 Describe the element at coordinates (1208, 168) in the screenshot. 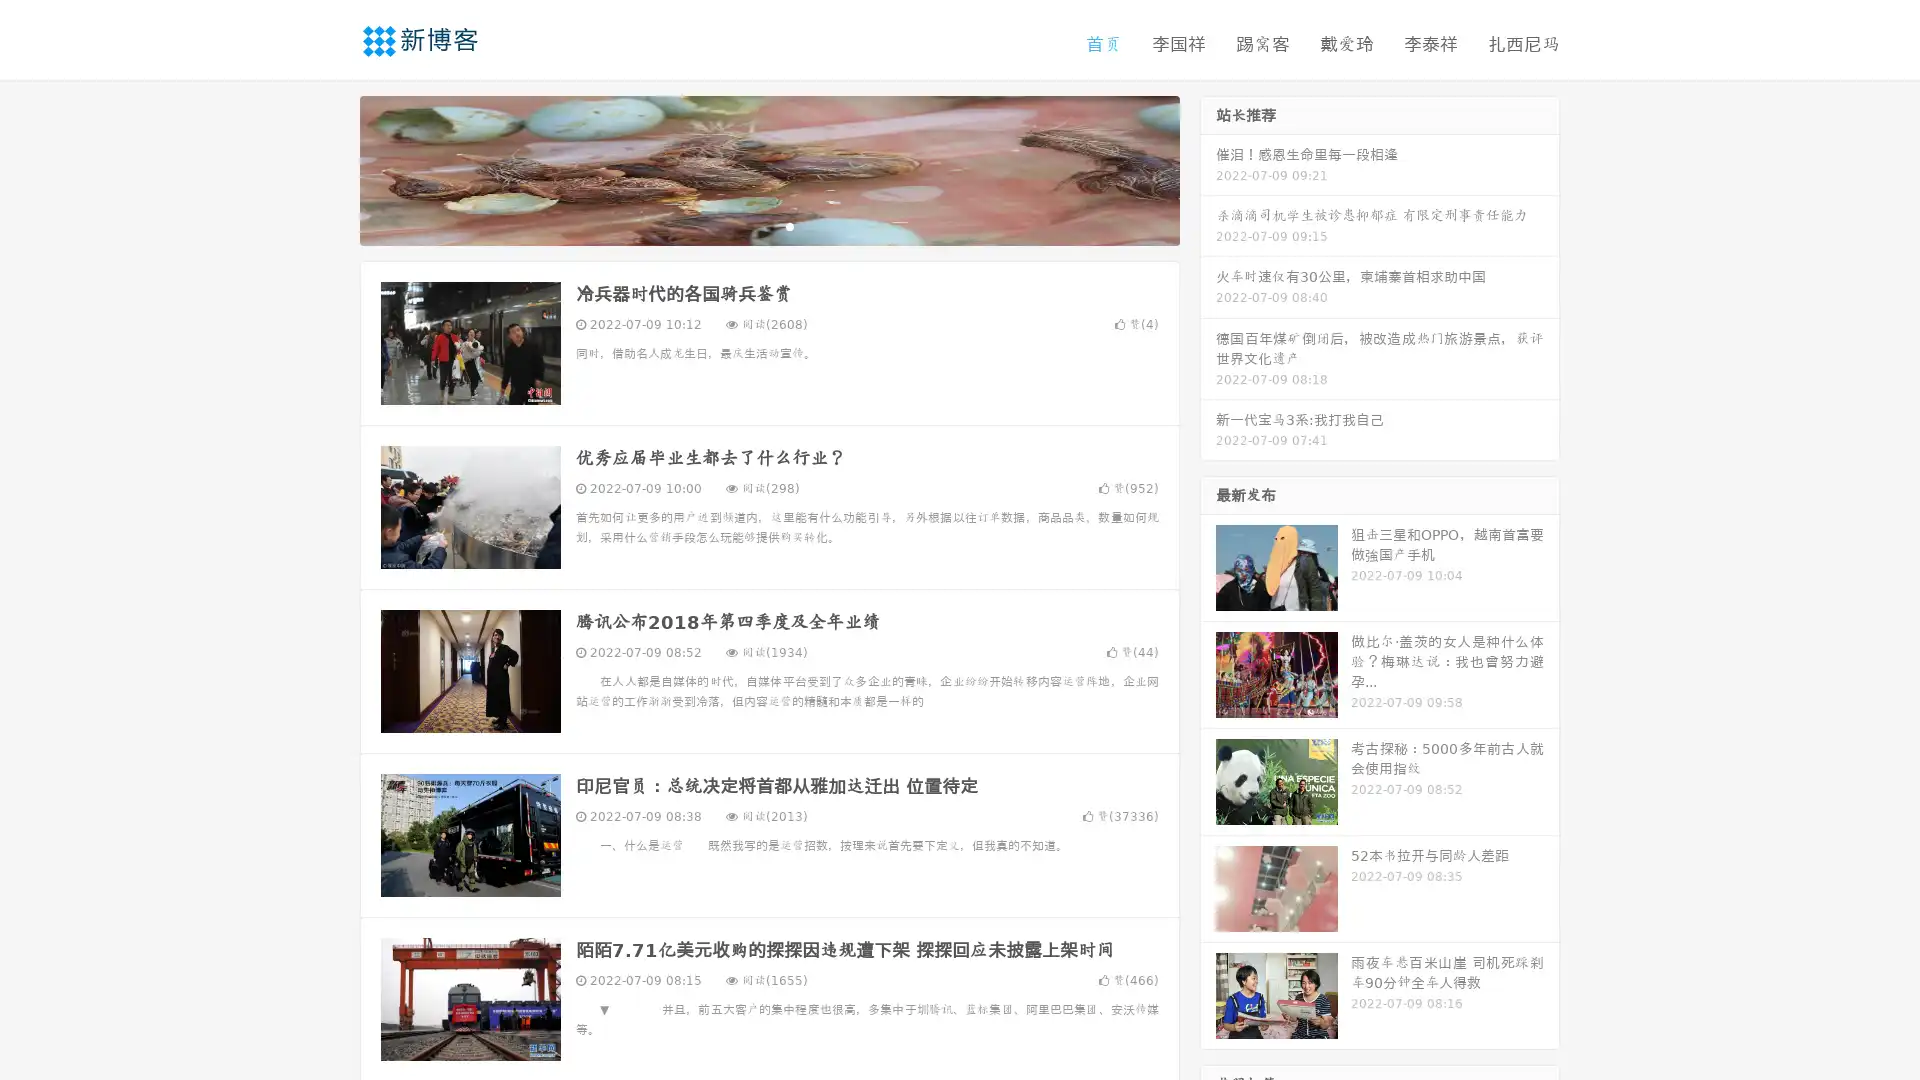

I see `Next slide` at that location.